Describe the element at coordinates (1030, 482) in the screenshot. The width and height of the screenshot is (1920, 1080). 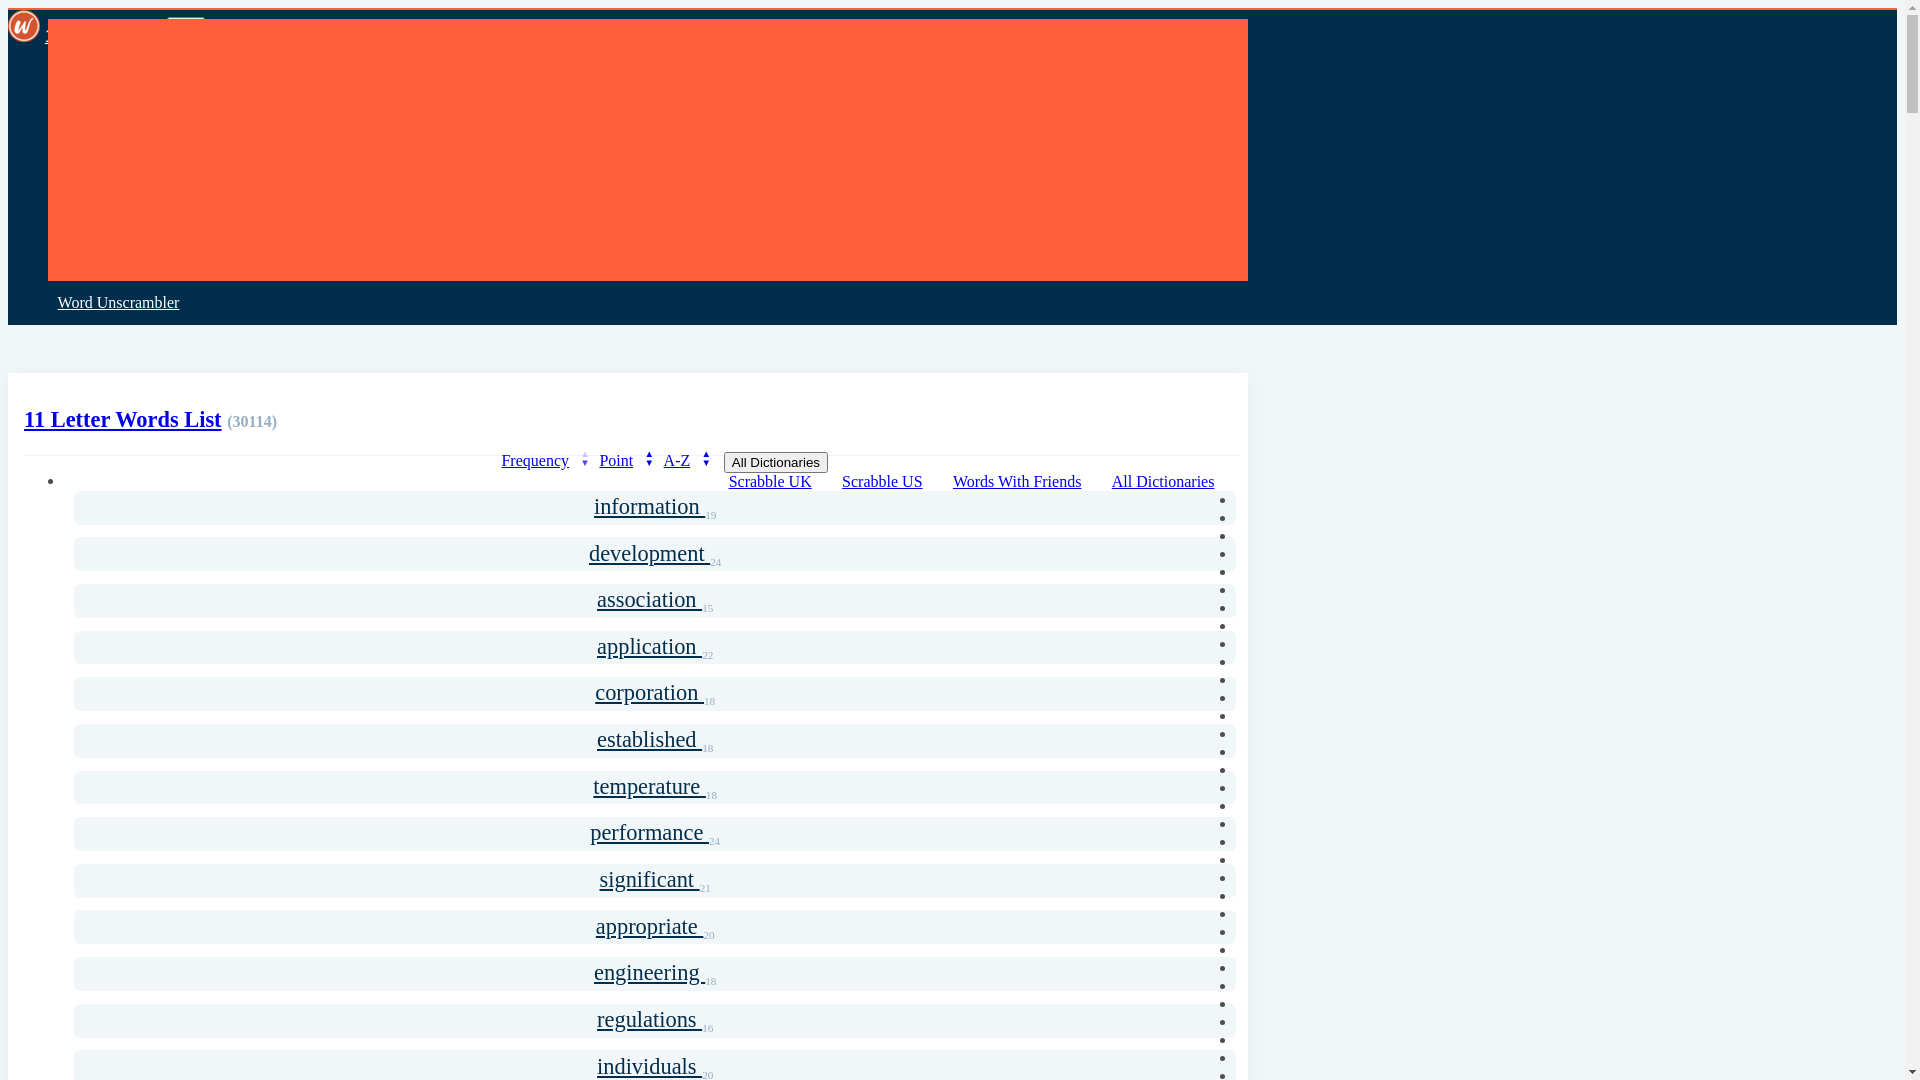
I see `'Words With Friends'` at that location.